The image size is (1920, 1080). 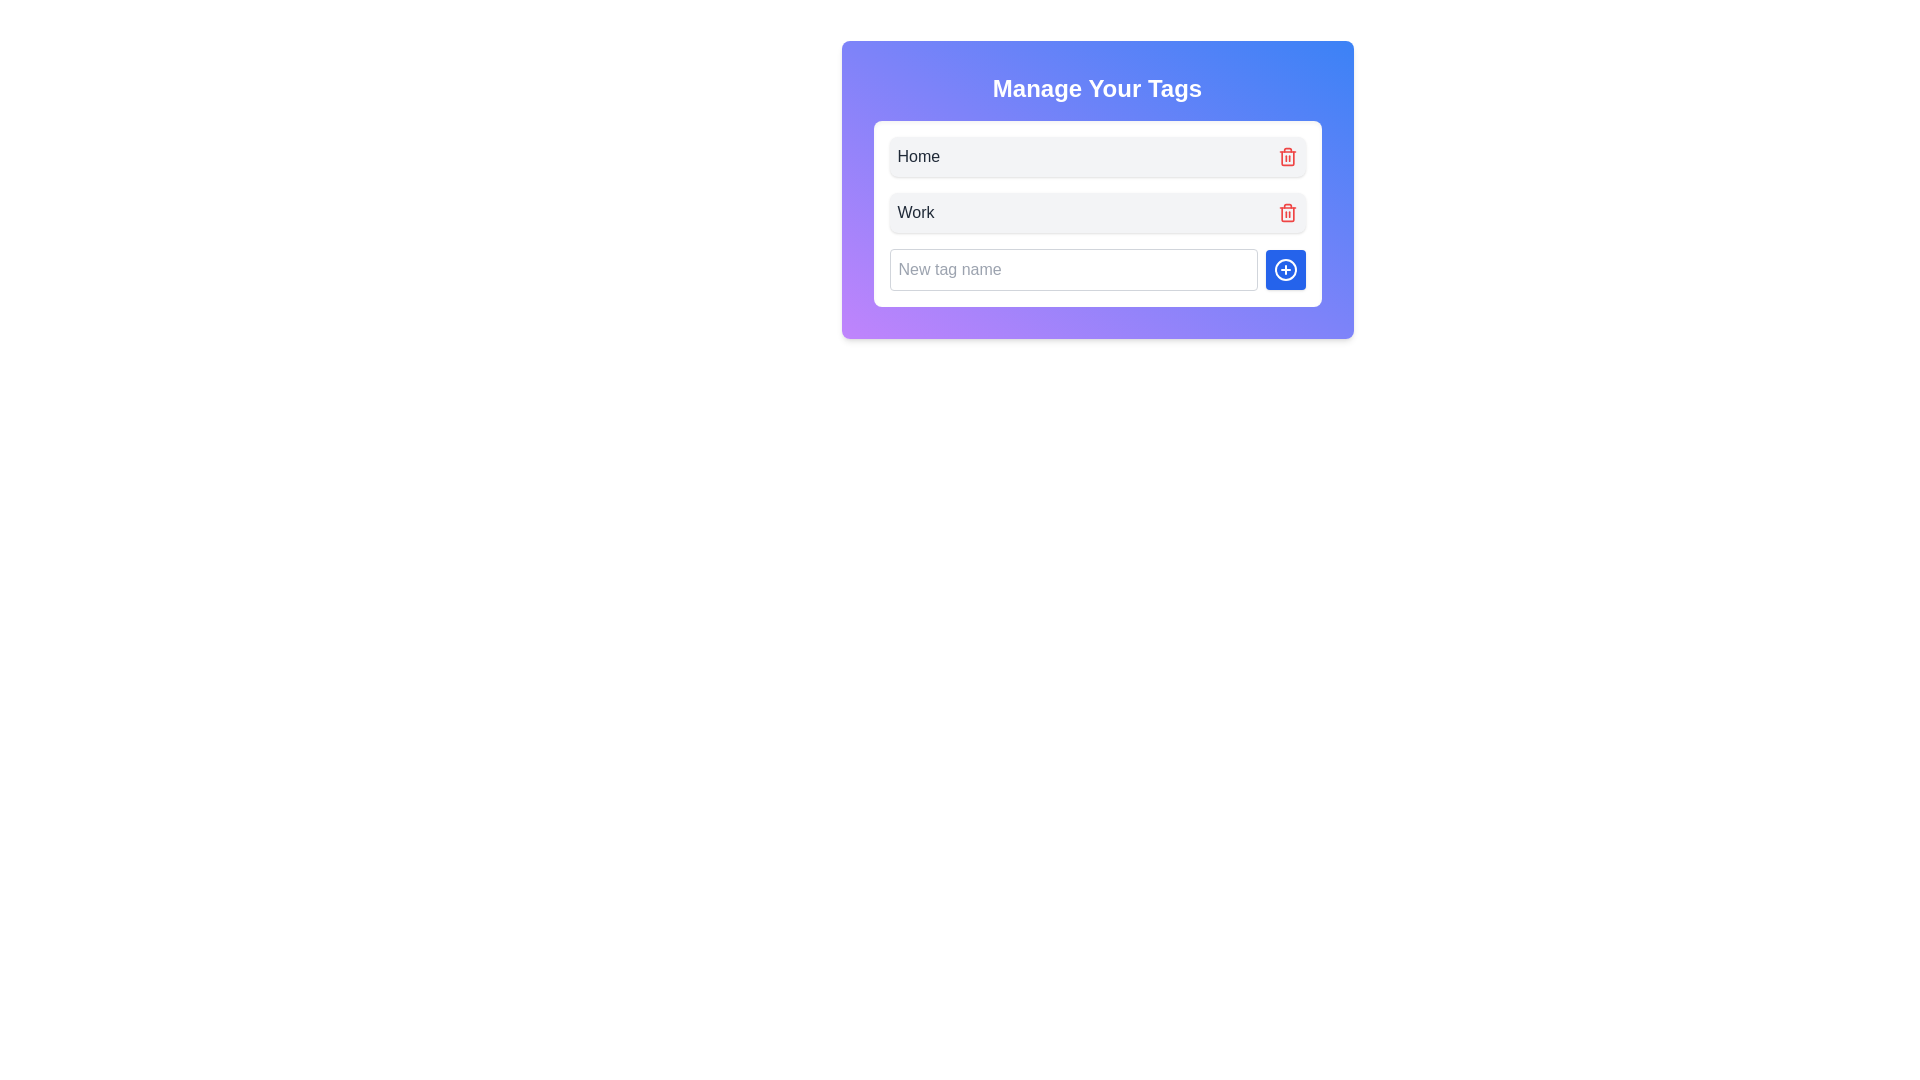 I want to click on the Text Label that contains the text 'Work', which is located in the second row under 'Manage Your Tags', so click(x=915, y=212).